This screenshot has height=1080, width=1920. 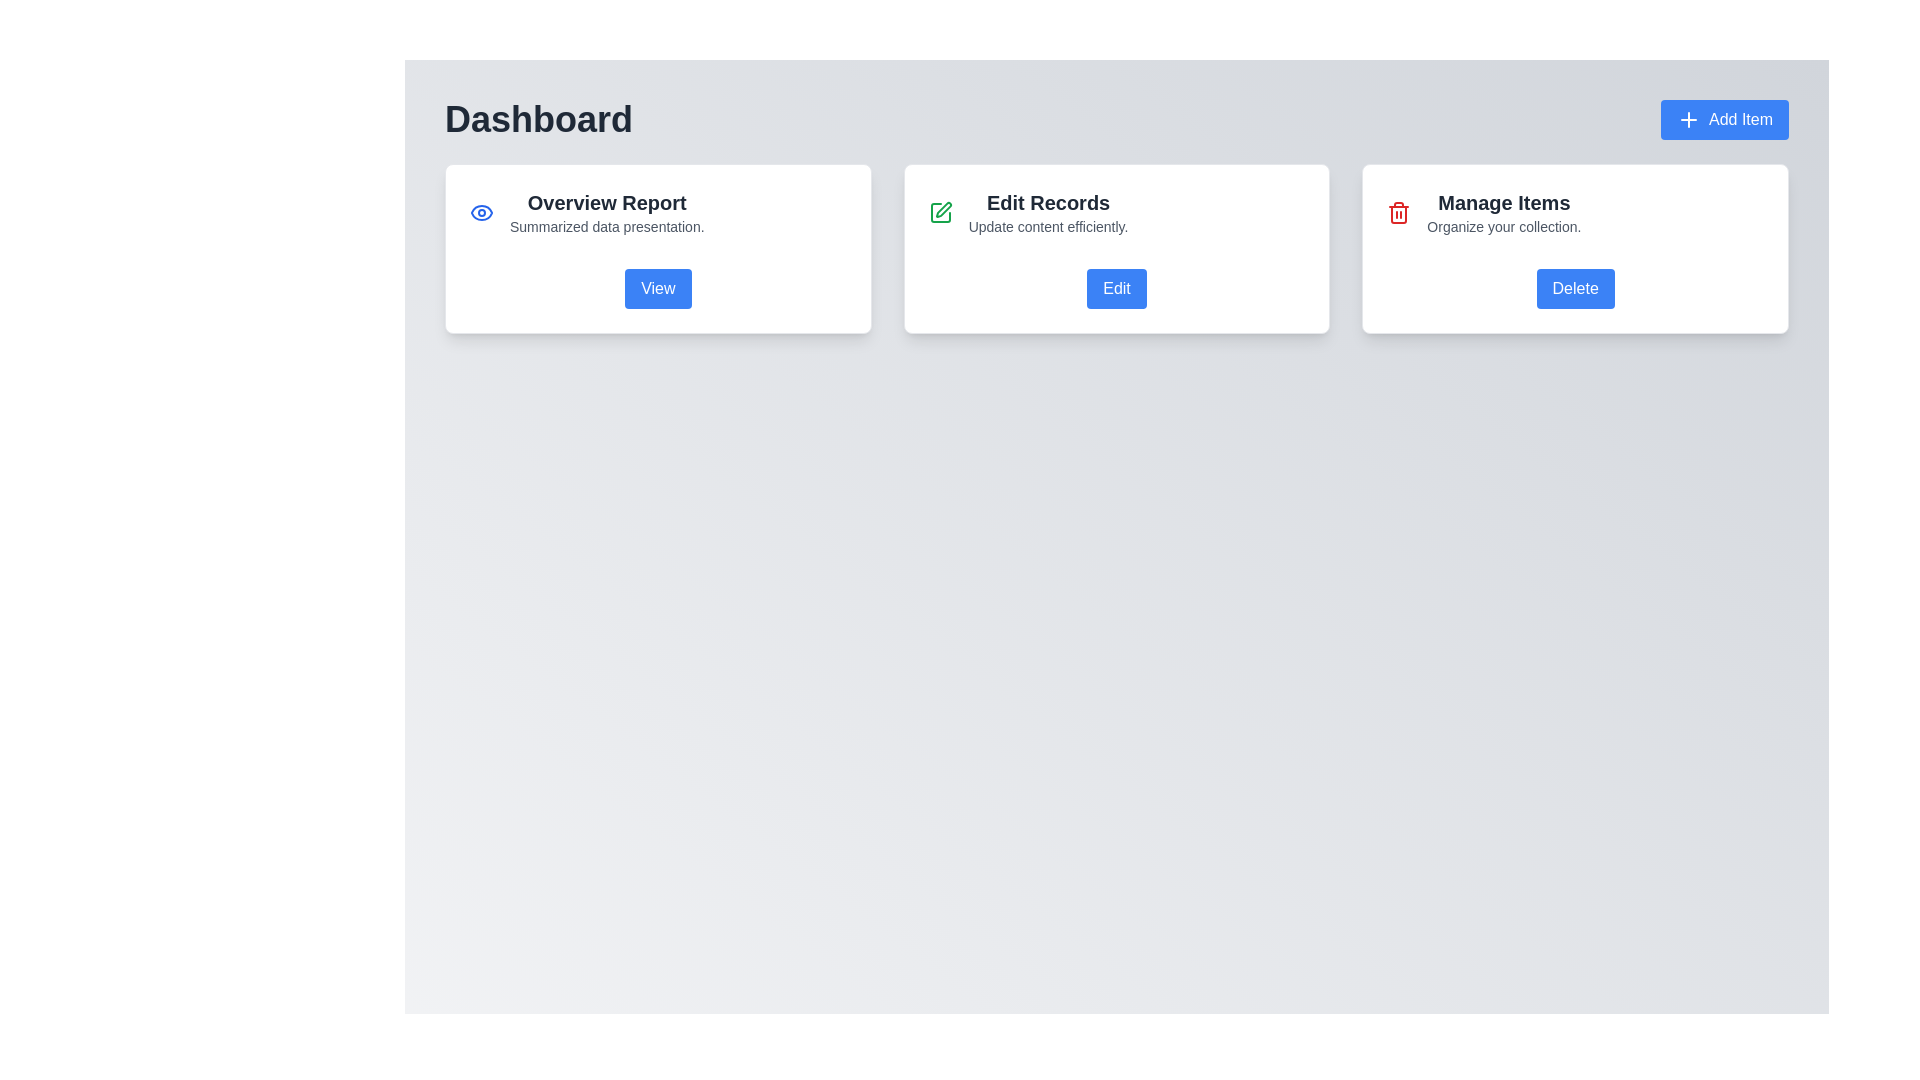 What do you see at coordinates (939, 212) in the screenshot?
I see `the green pencil icon enclosed within a square frame, which is located to the left of the 'Edit Records' title on the card` at bounding box center [939, 212].